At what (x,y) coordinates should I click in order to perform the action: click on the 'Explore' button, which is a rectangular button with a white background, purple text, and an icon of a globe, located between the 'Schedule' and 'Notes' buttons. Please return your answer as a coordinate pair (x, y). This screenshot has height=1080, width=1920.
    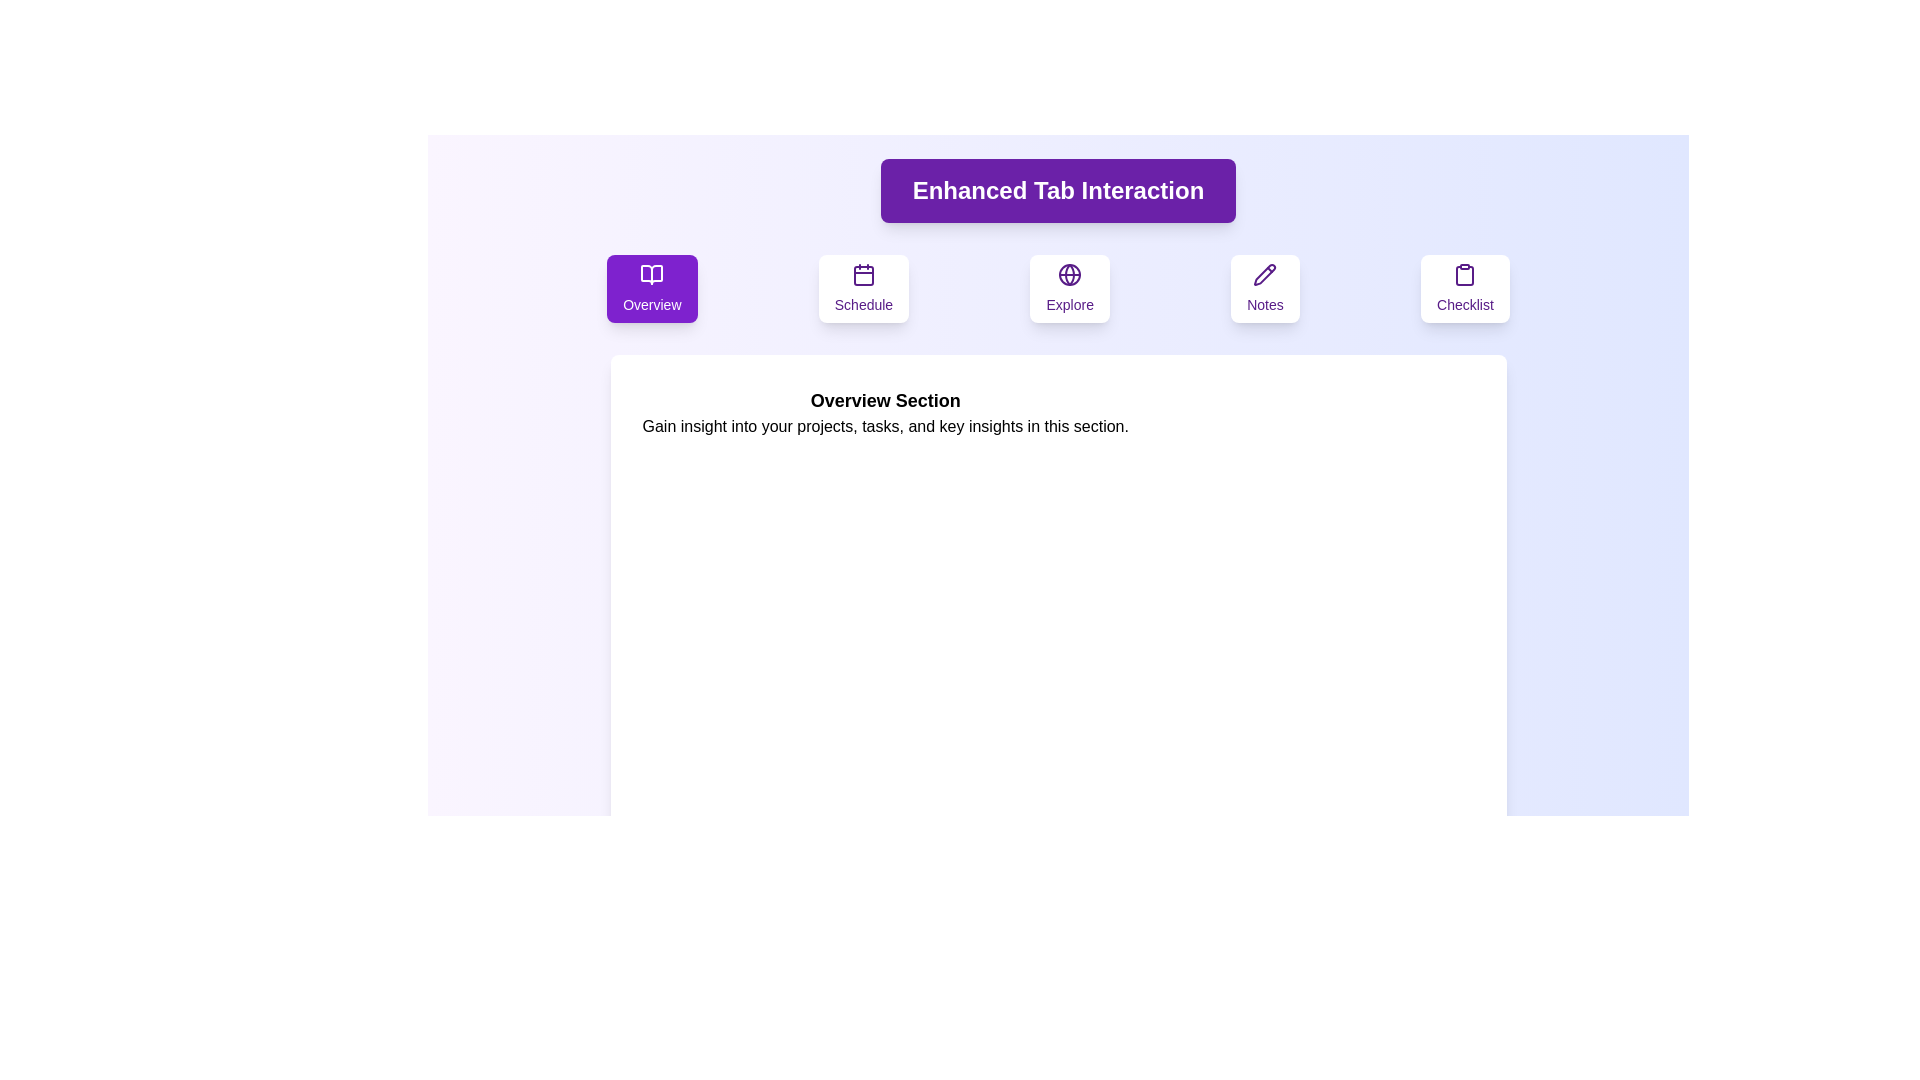
    Looking at the image, I should click on (1069, 289).